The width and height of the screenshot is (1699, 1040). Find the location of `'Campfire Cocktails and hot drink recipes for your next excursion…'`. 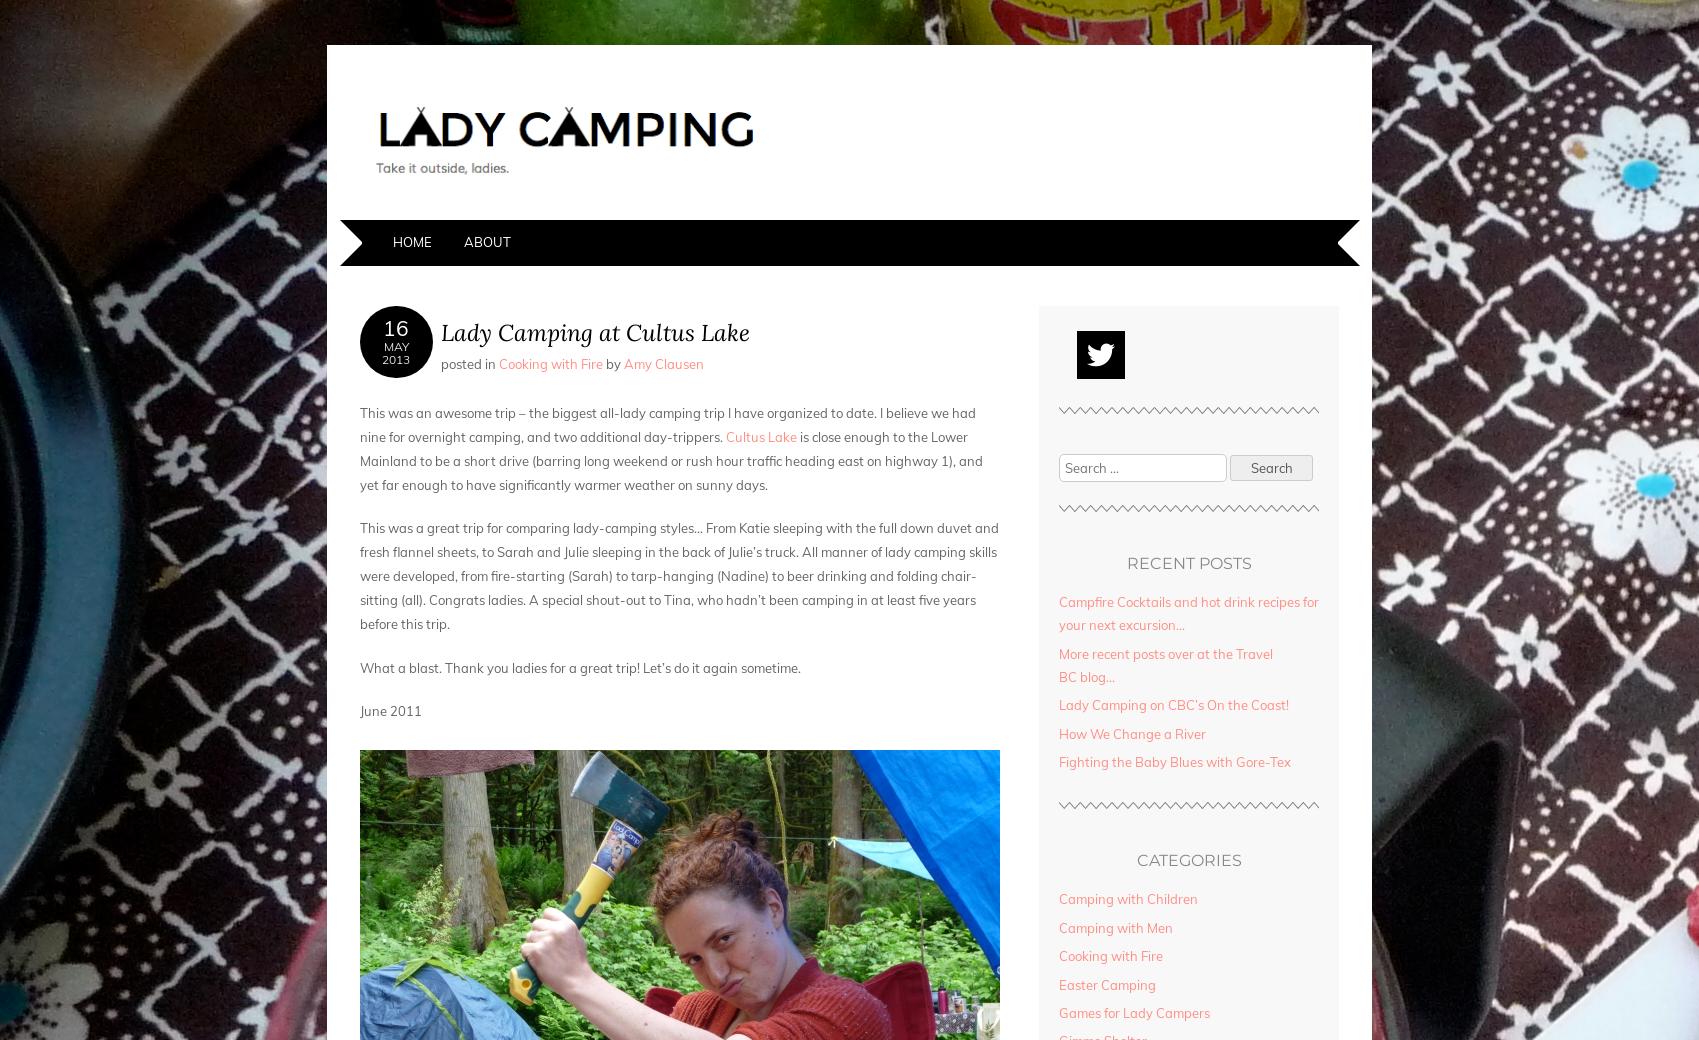

'Campfire Cocktails and hot drink recipes for your next excursion…' is located at coordinates (1188, 611).